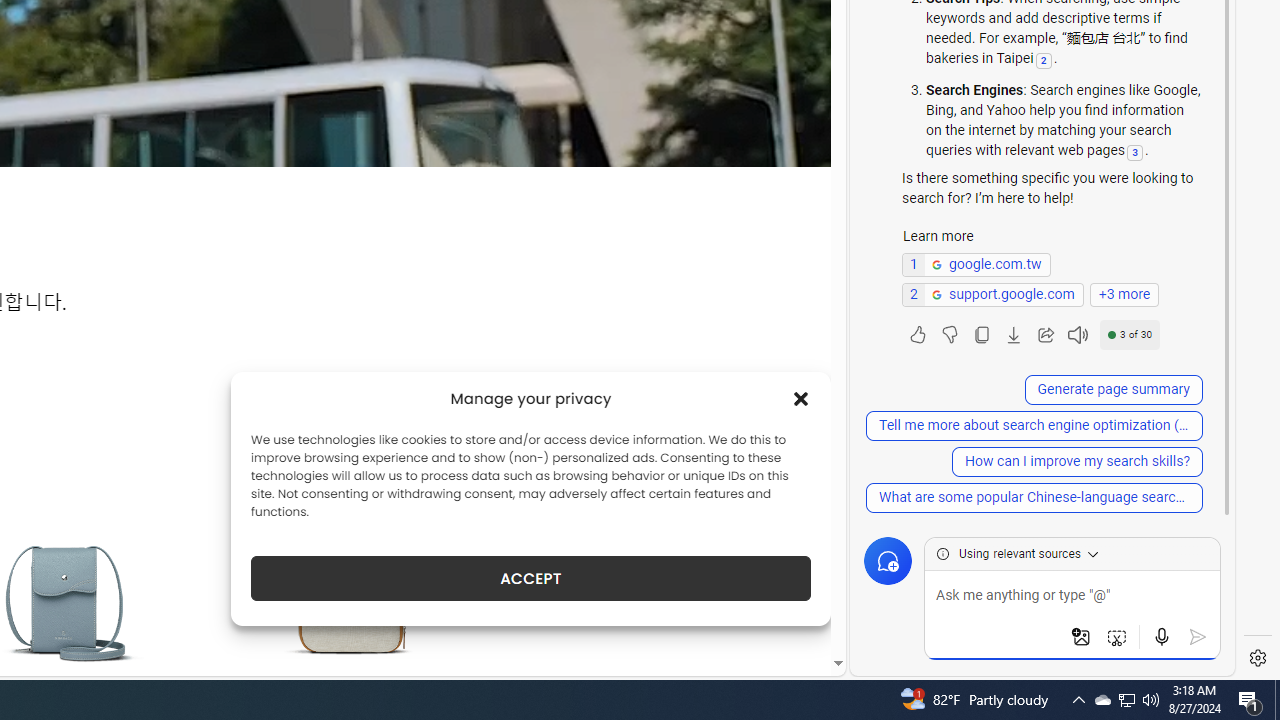 This screenshot has height=720, width=1280. I want to click on 'Class: cmplz-close', so click(801, 398).